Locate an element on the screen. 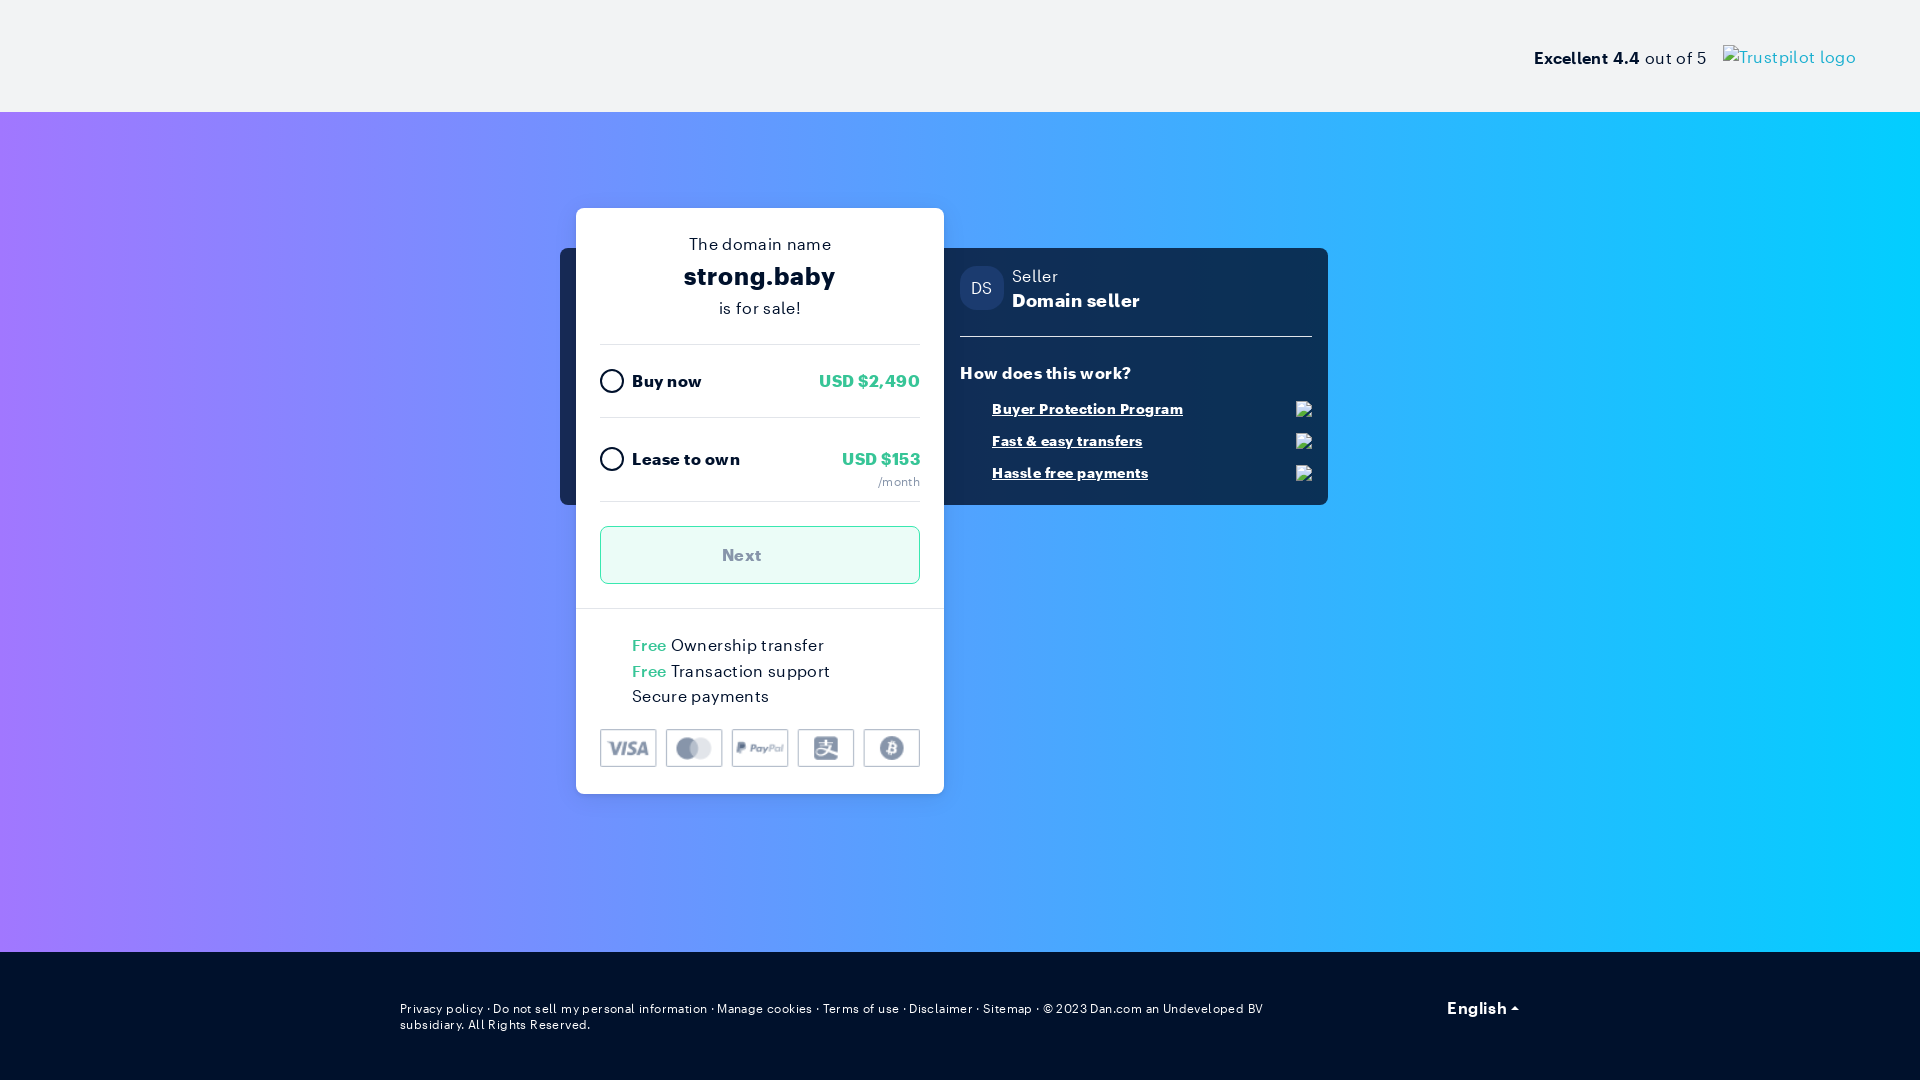  'Manage cookies' is located at coordinates (763, 1007).